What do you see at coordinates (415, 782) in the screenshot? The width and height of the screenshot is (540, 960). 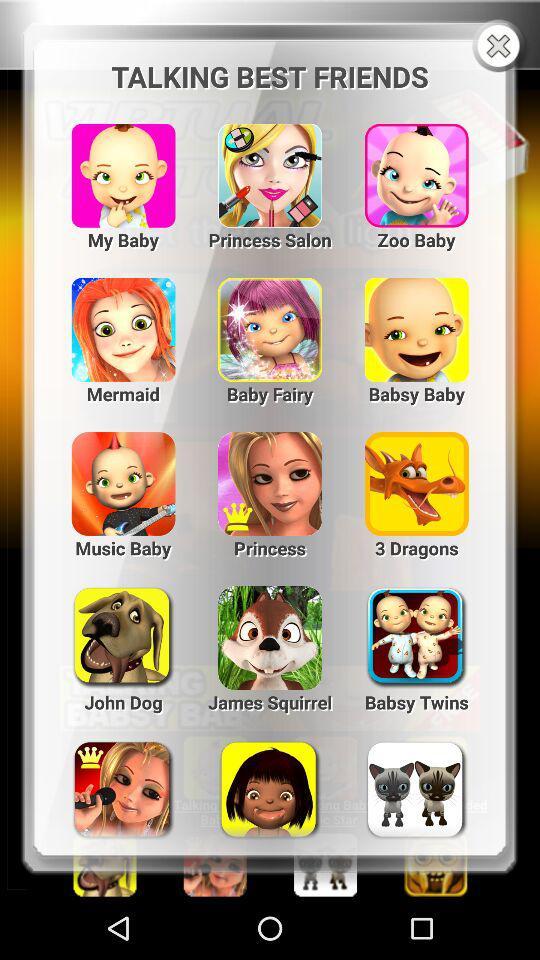 I see `3rd image in the last row` at bounding box center [415, 782].